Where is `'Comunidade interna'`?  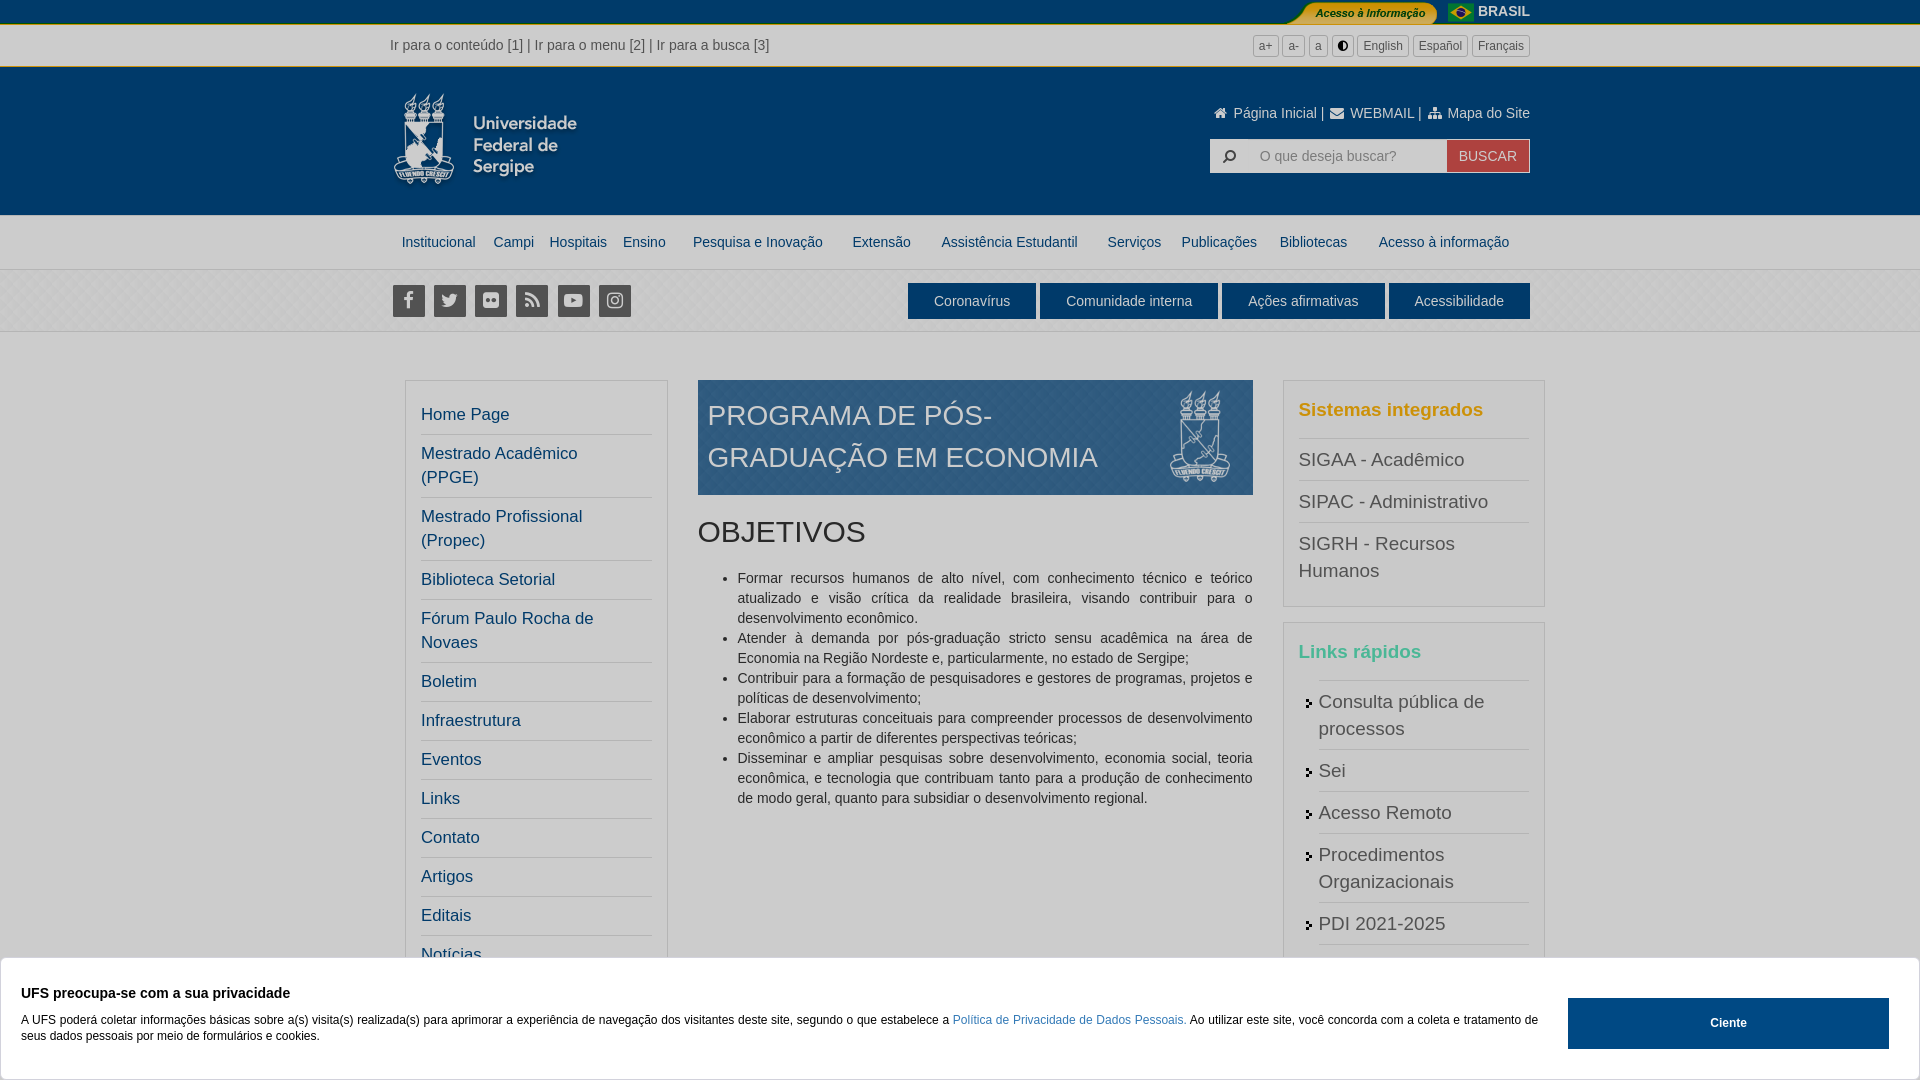 'Comunidade interna' is located at coordinates (1128, 300).